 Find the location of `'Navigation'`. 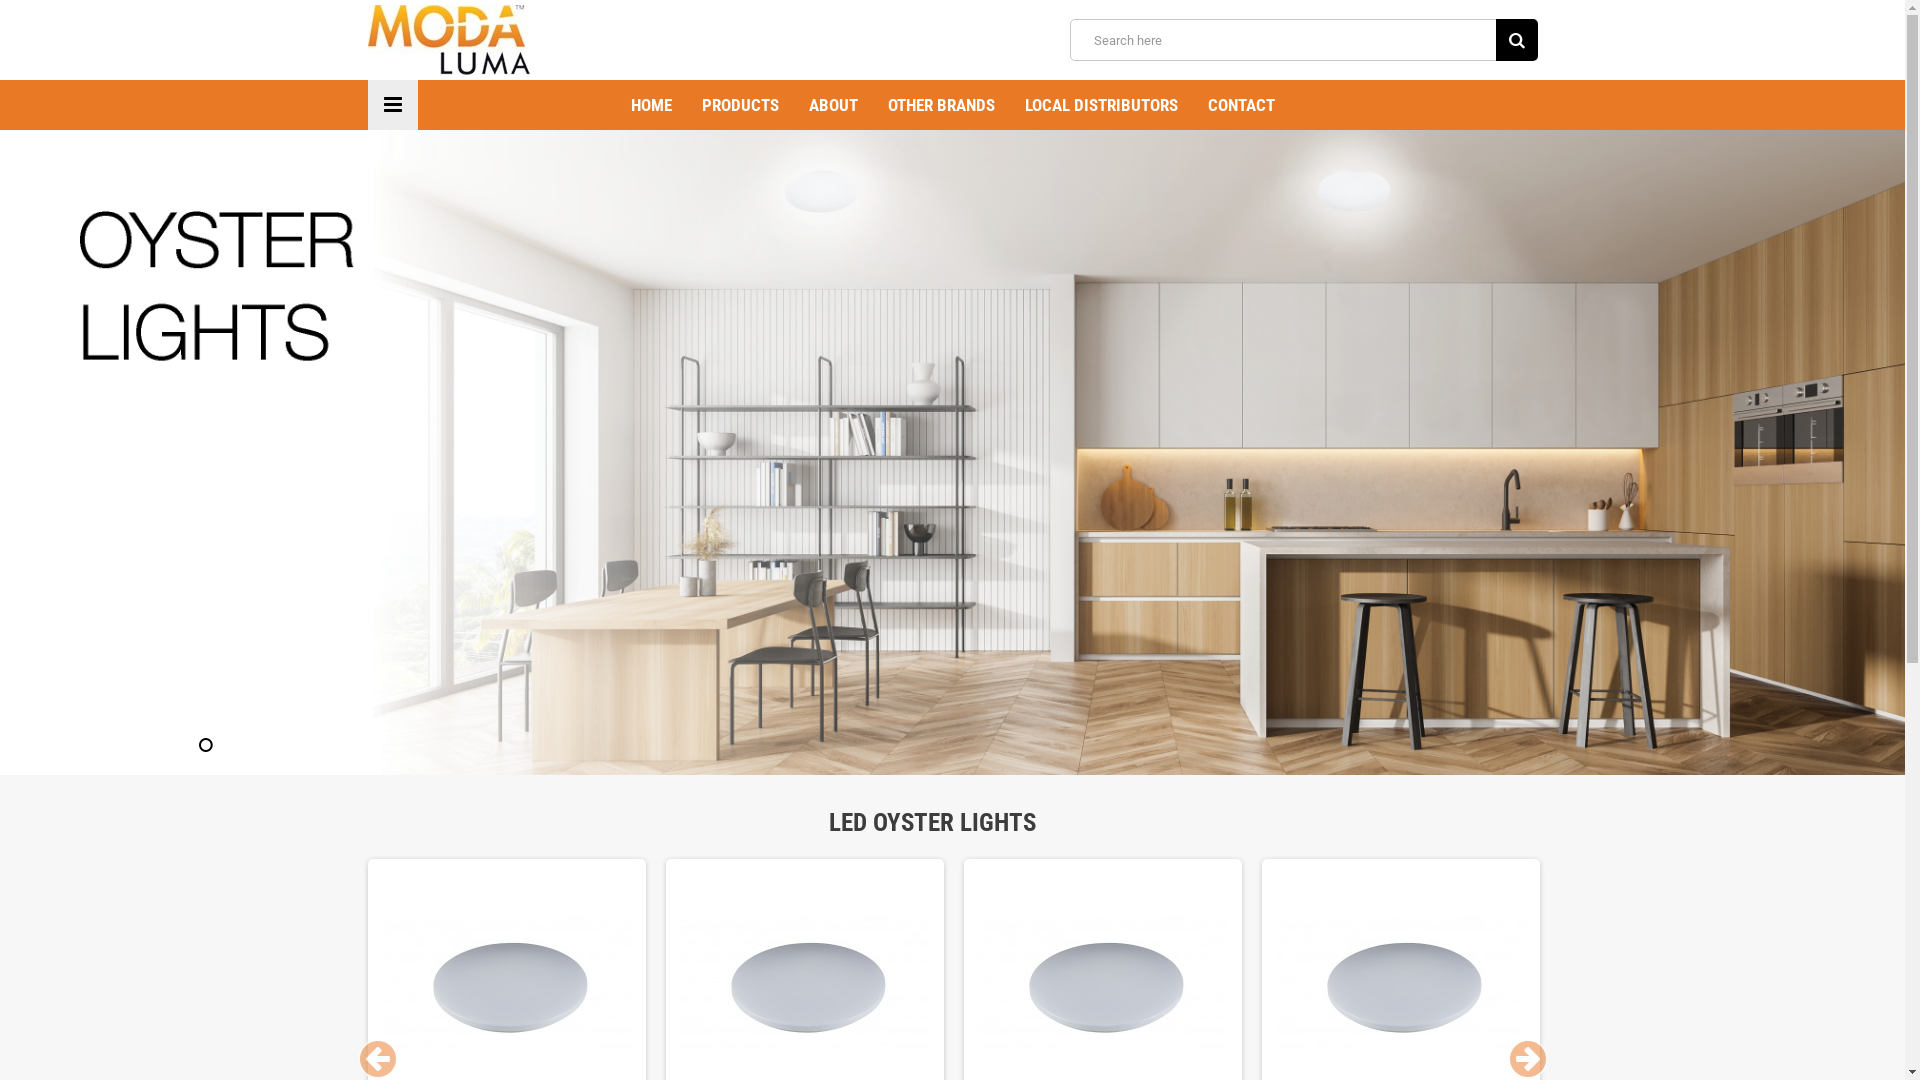

'Navigation' is located at coordinates (393, 104).